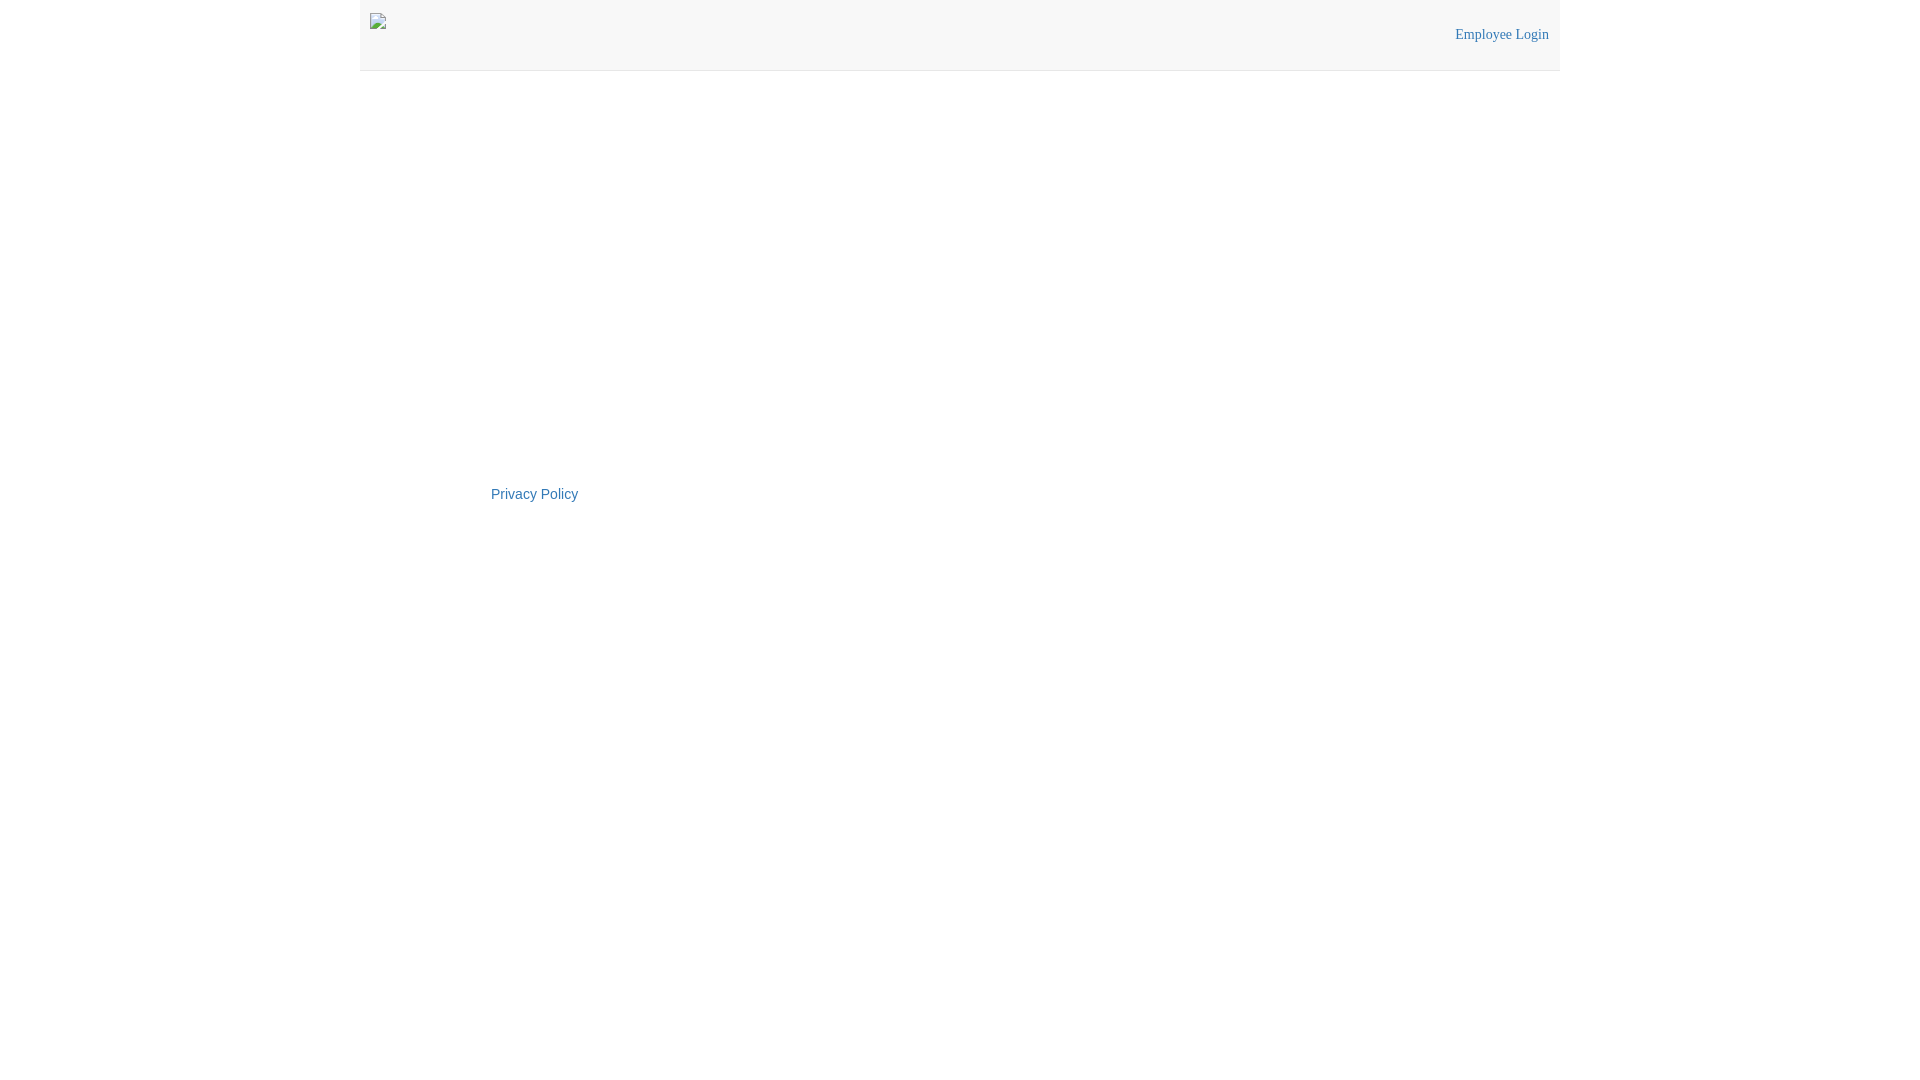  Describe the element at coordinates (534, 493) in the screenshot. I see `'Privacy Policy'` at that location.